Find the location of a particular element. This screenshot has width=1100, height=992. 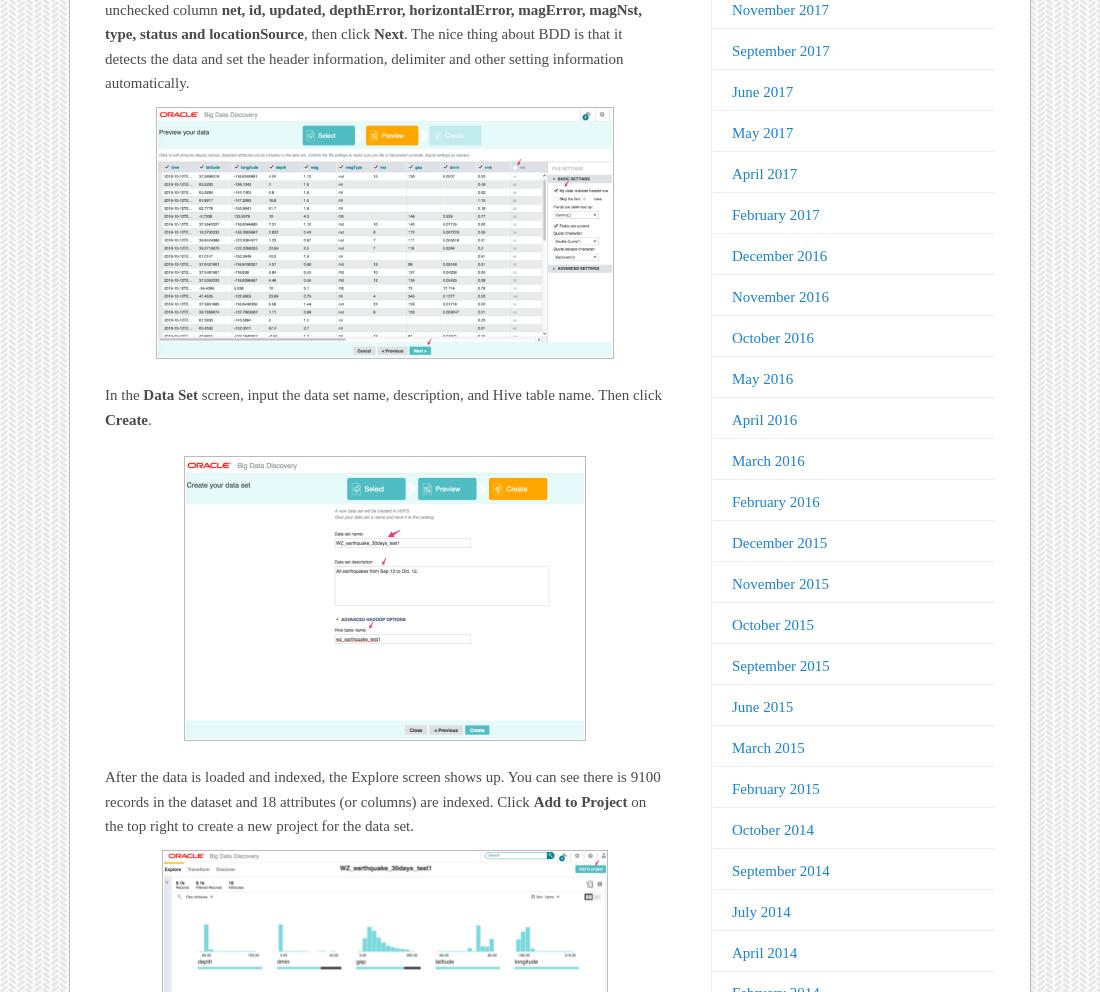

'November 2016' is located at coordinates (779, 297).